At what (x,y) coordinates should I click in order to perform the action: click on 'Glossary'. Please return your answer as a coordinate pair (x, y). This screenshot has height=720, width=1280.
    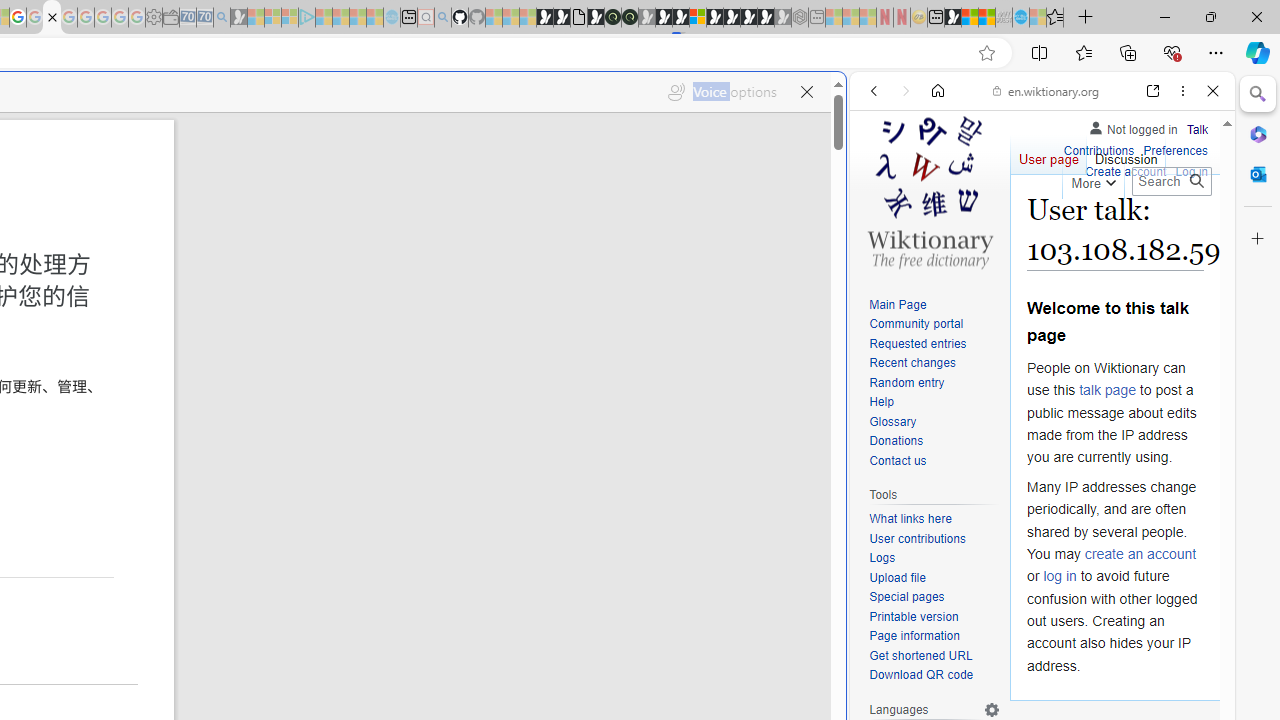
    Looking at the image, I should click on (934, 421).